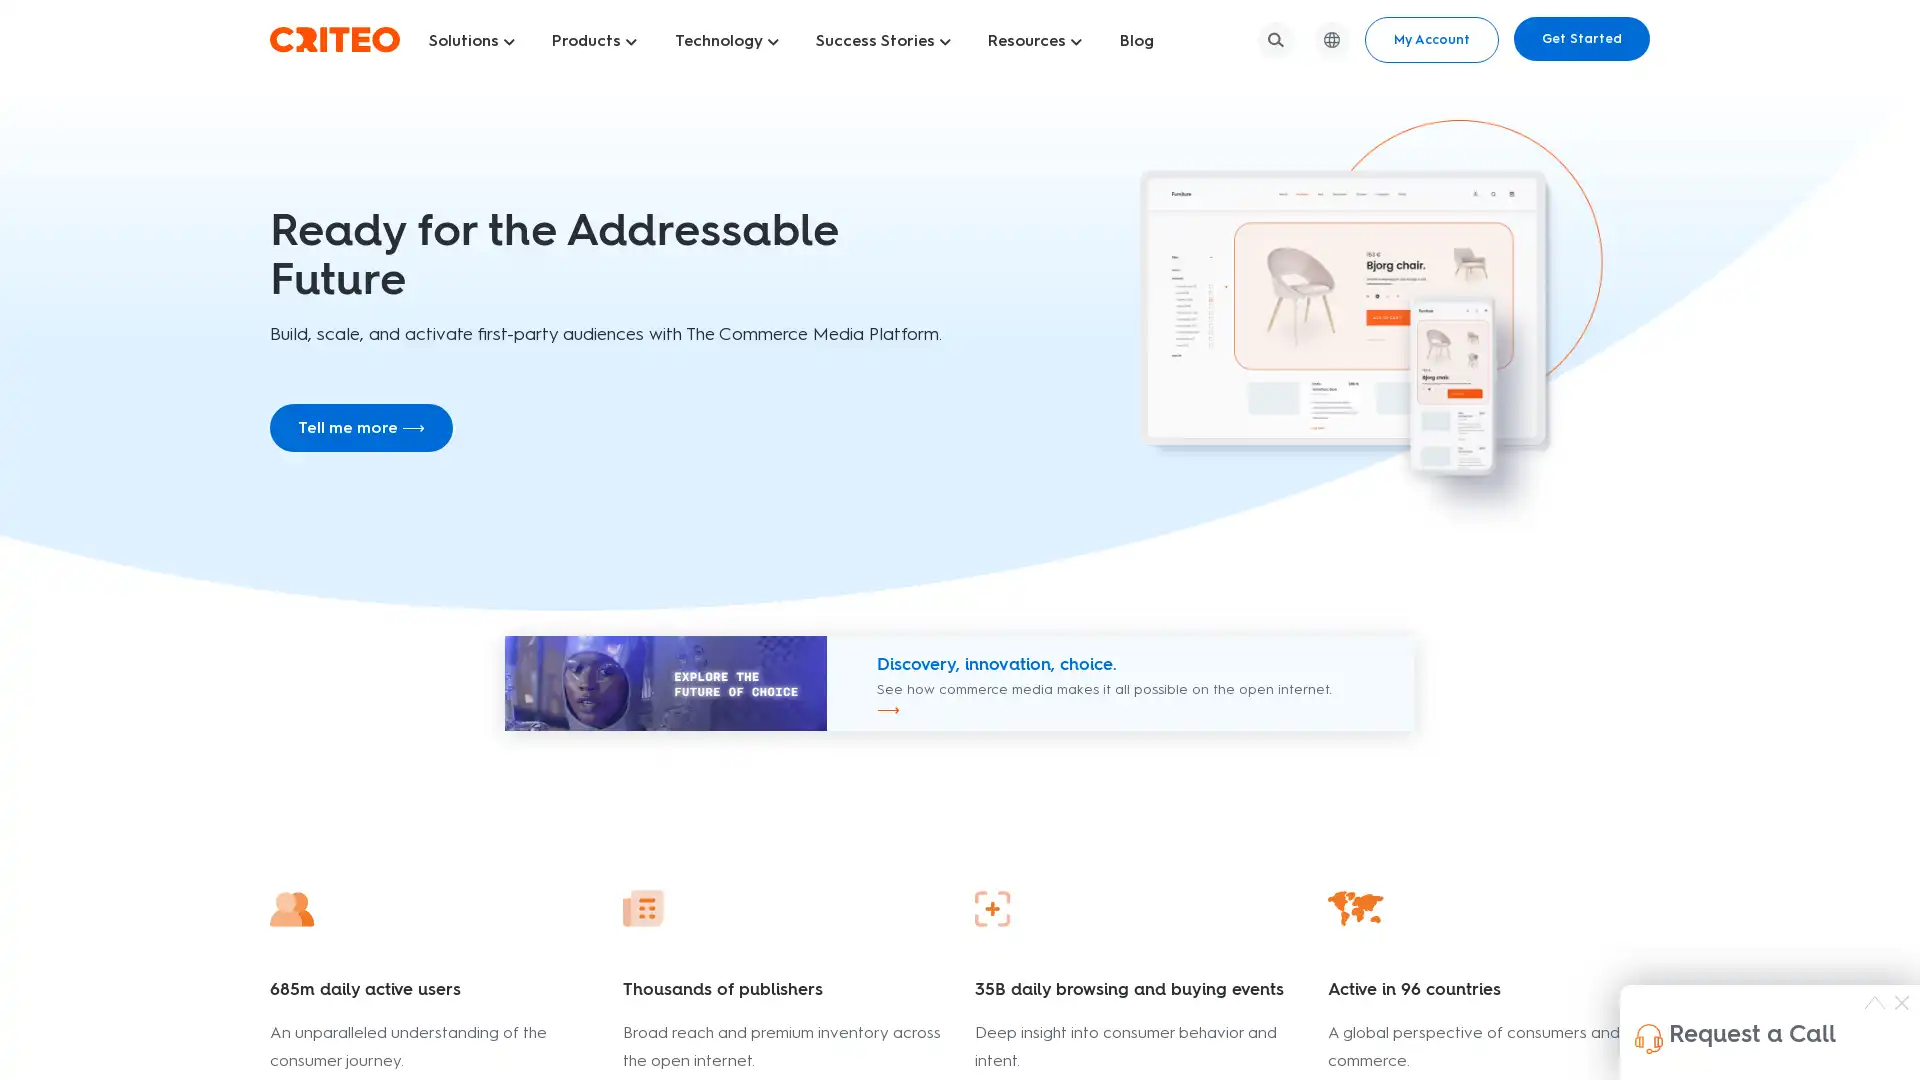 The image size is (1920, 1080). I want to click on My Account, so click(1430, 39).